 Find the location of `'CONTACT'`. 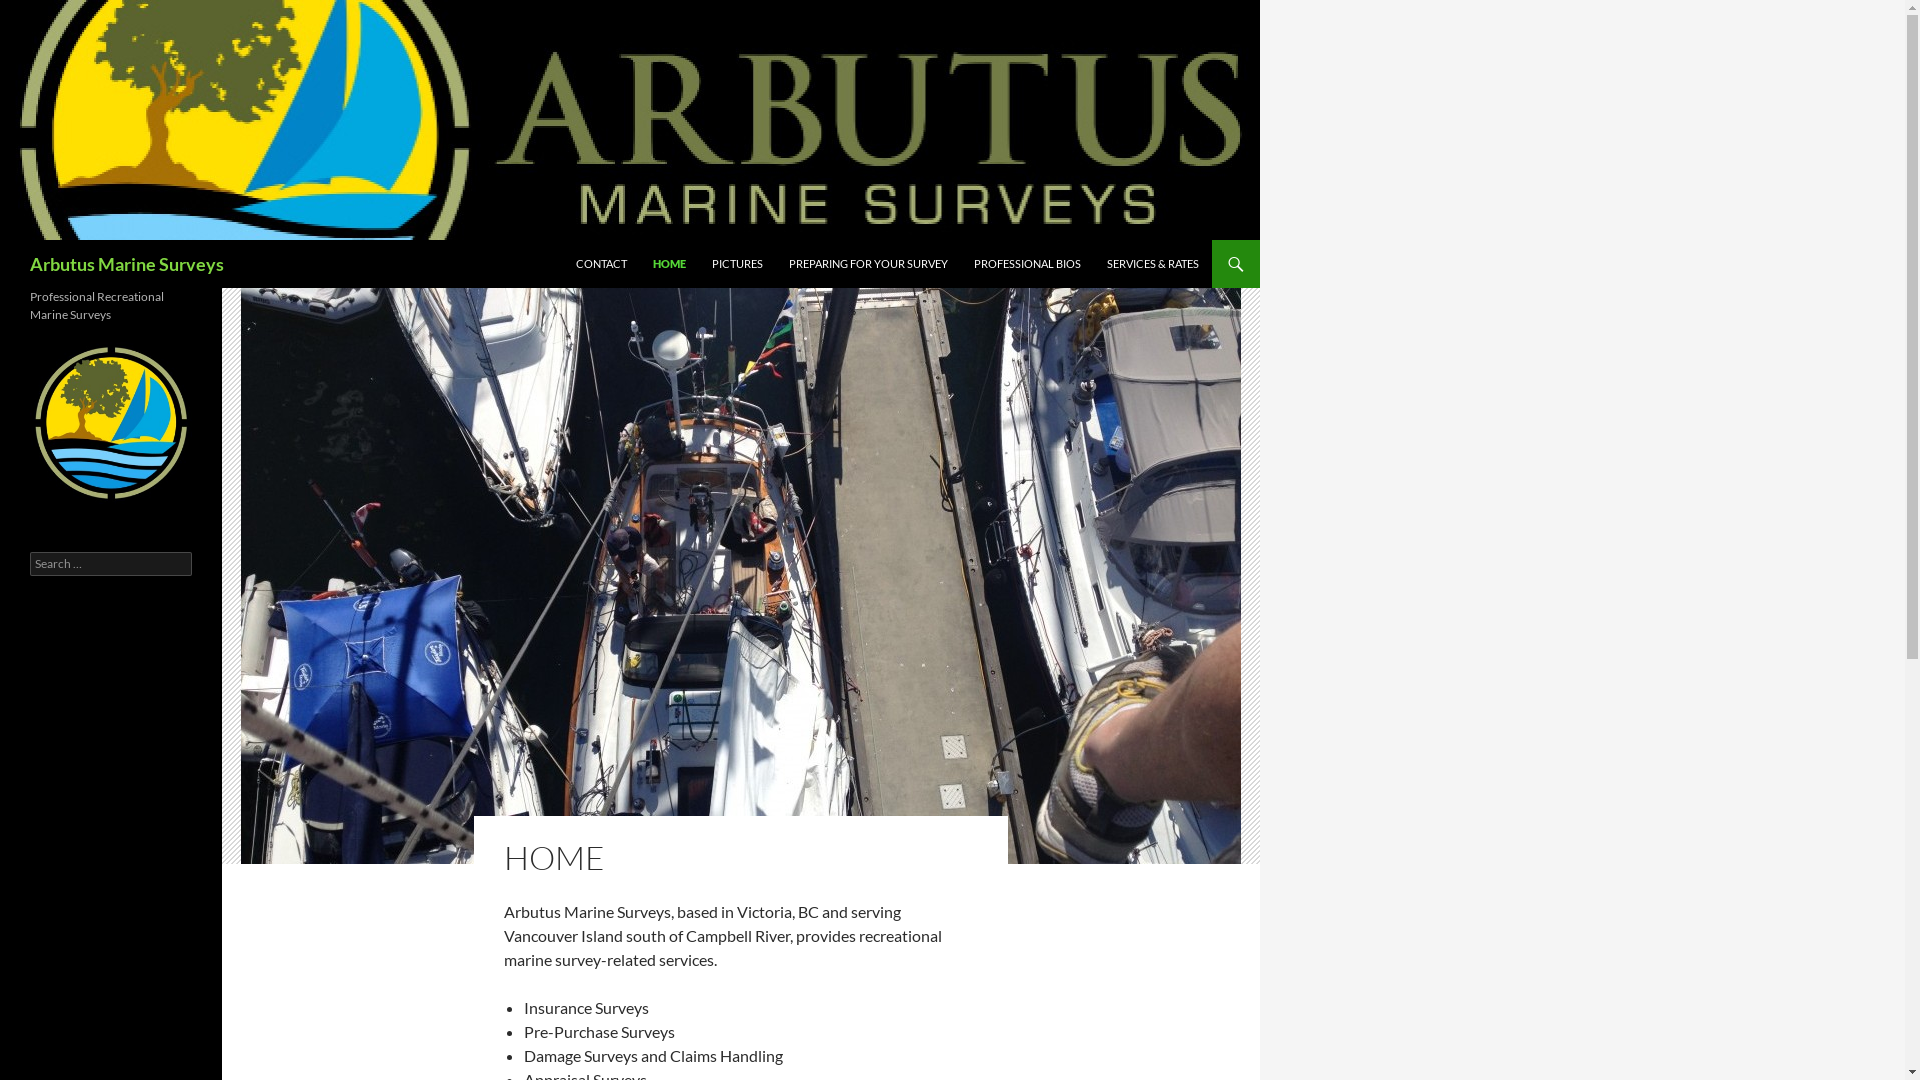

'CONTACT' is located at coordinates (600, 262).